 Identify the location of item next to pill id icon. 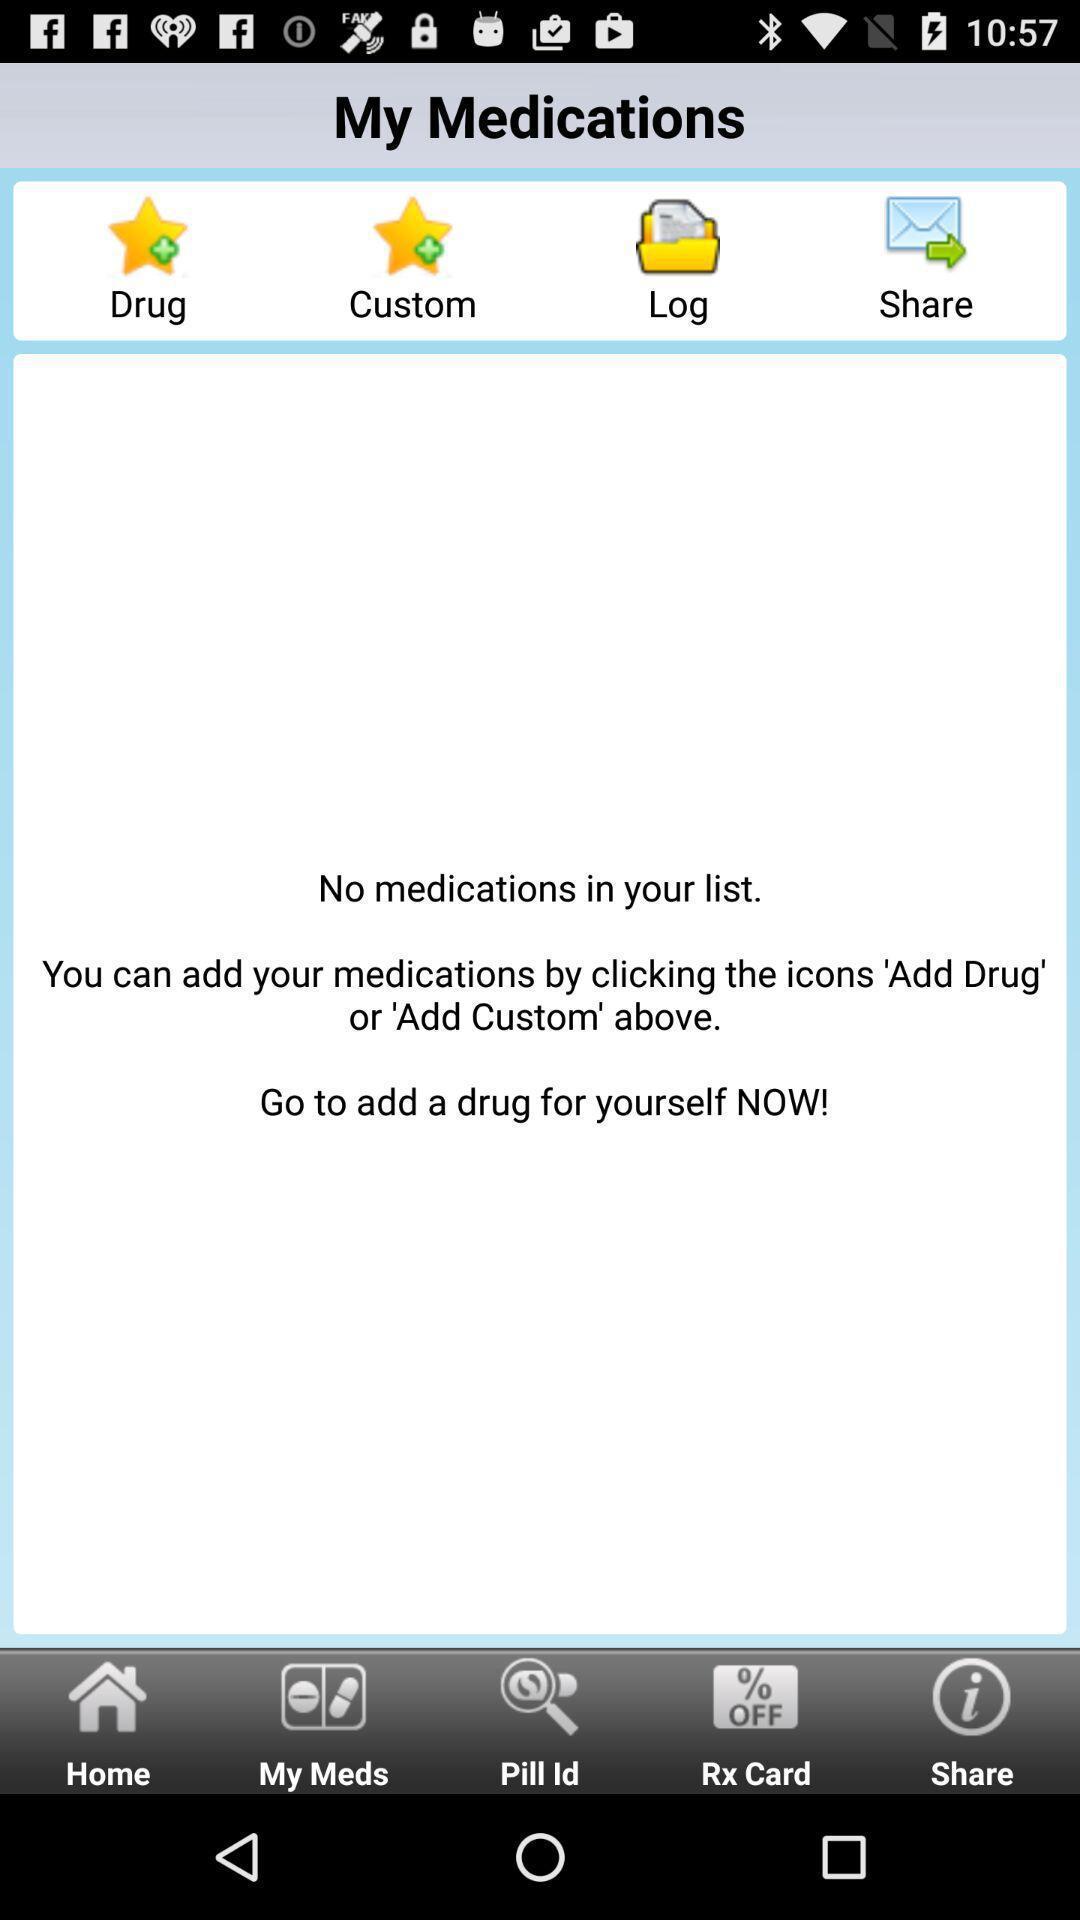
(756, 1719).